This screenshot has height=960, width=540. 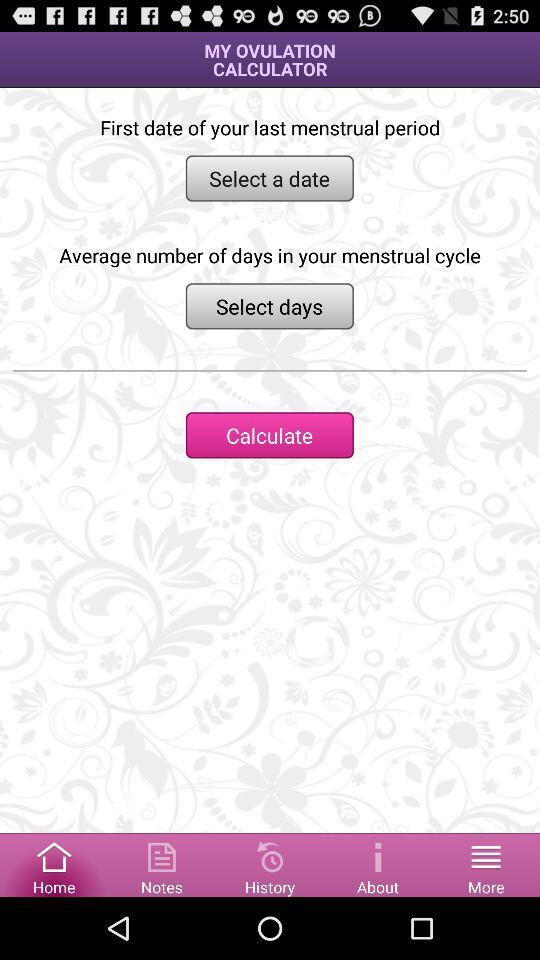 I want to click on home button, so click(x=54, y=863).